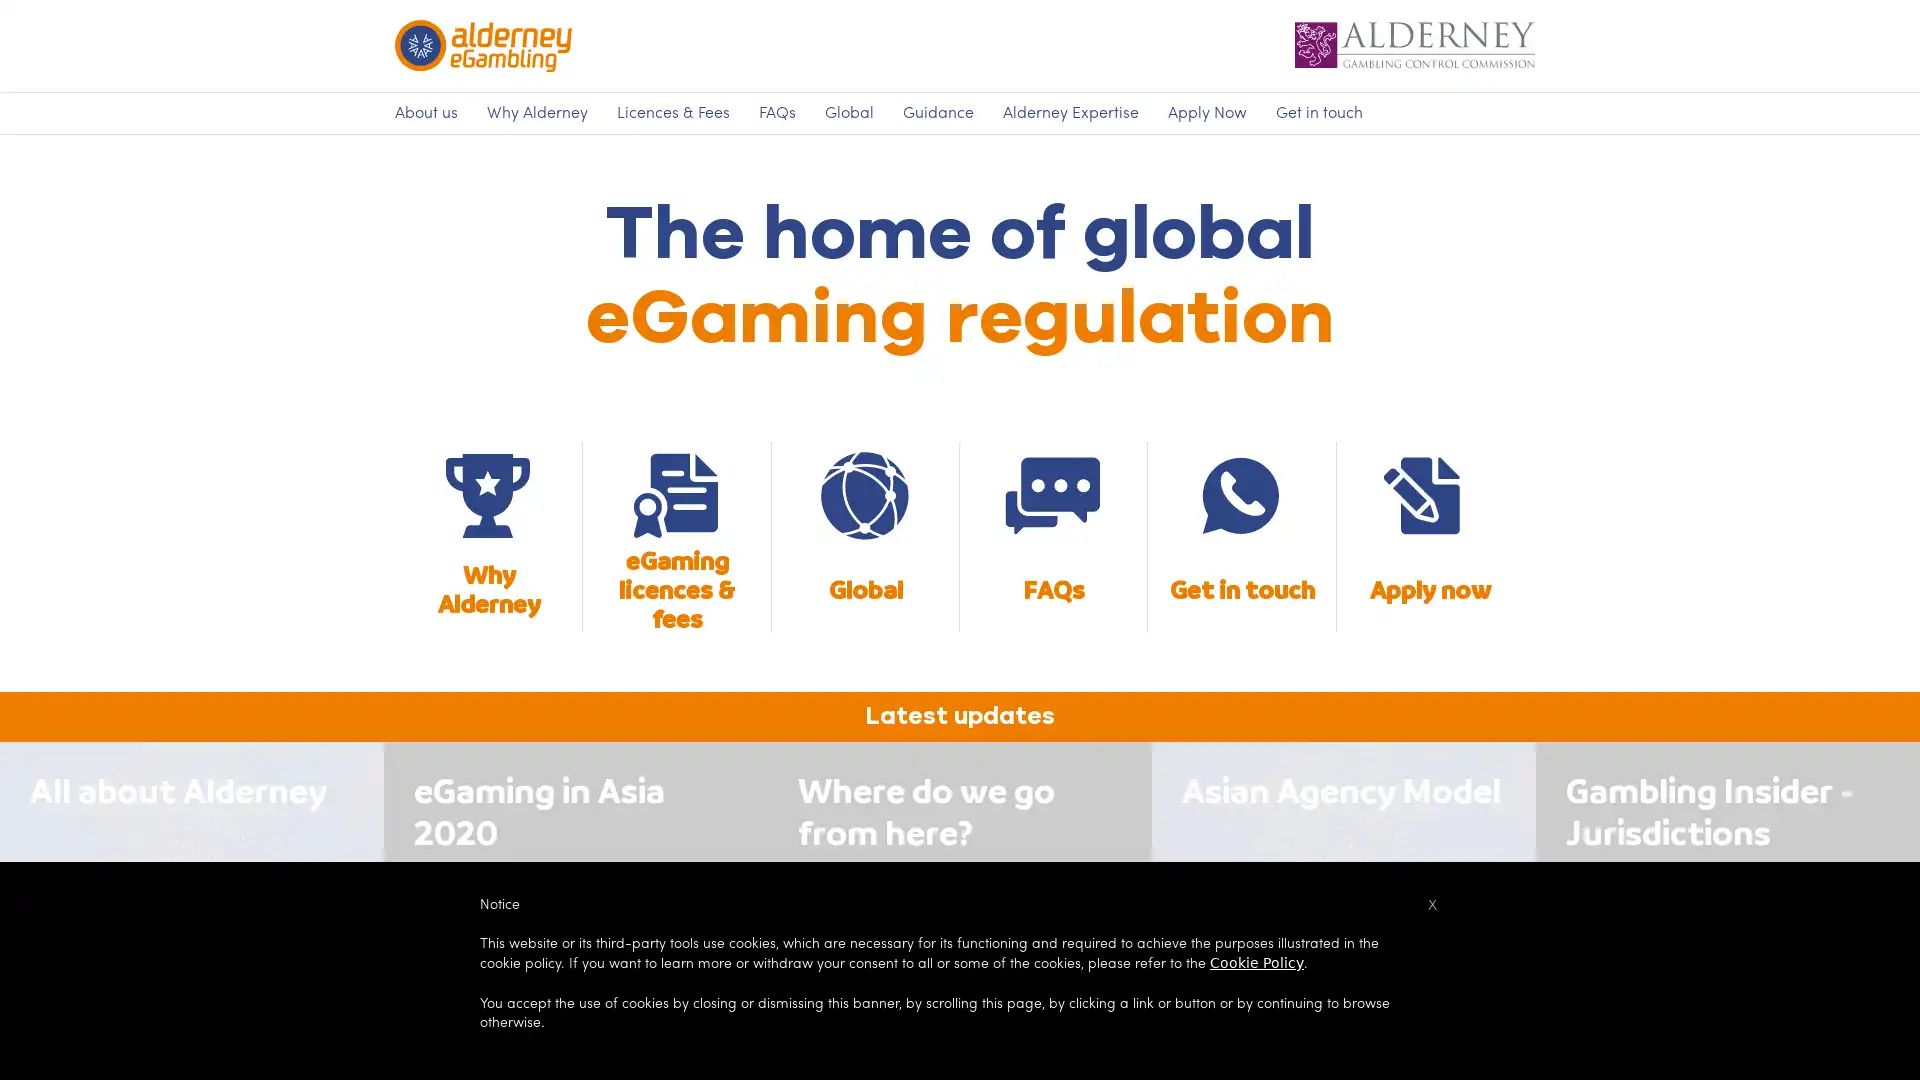  Describe the element at coordinates (1430, 901) in the screenshot. I see `x` at that location.